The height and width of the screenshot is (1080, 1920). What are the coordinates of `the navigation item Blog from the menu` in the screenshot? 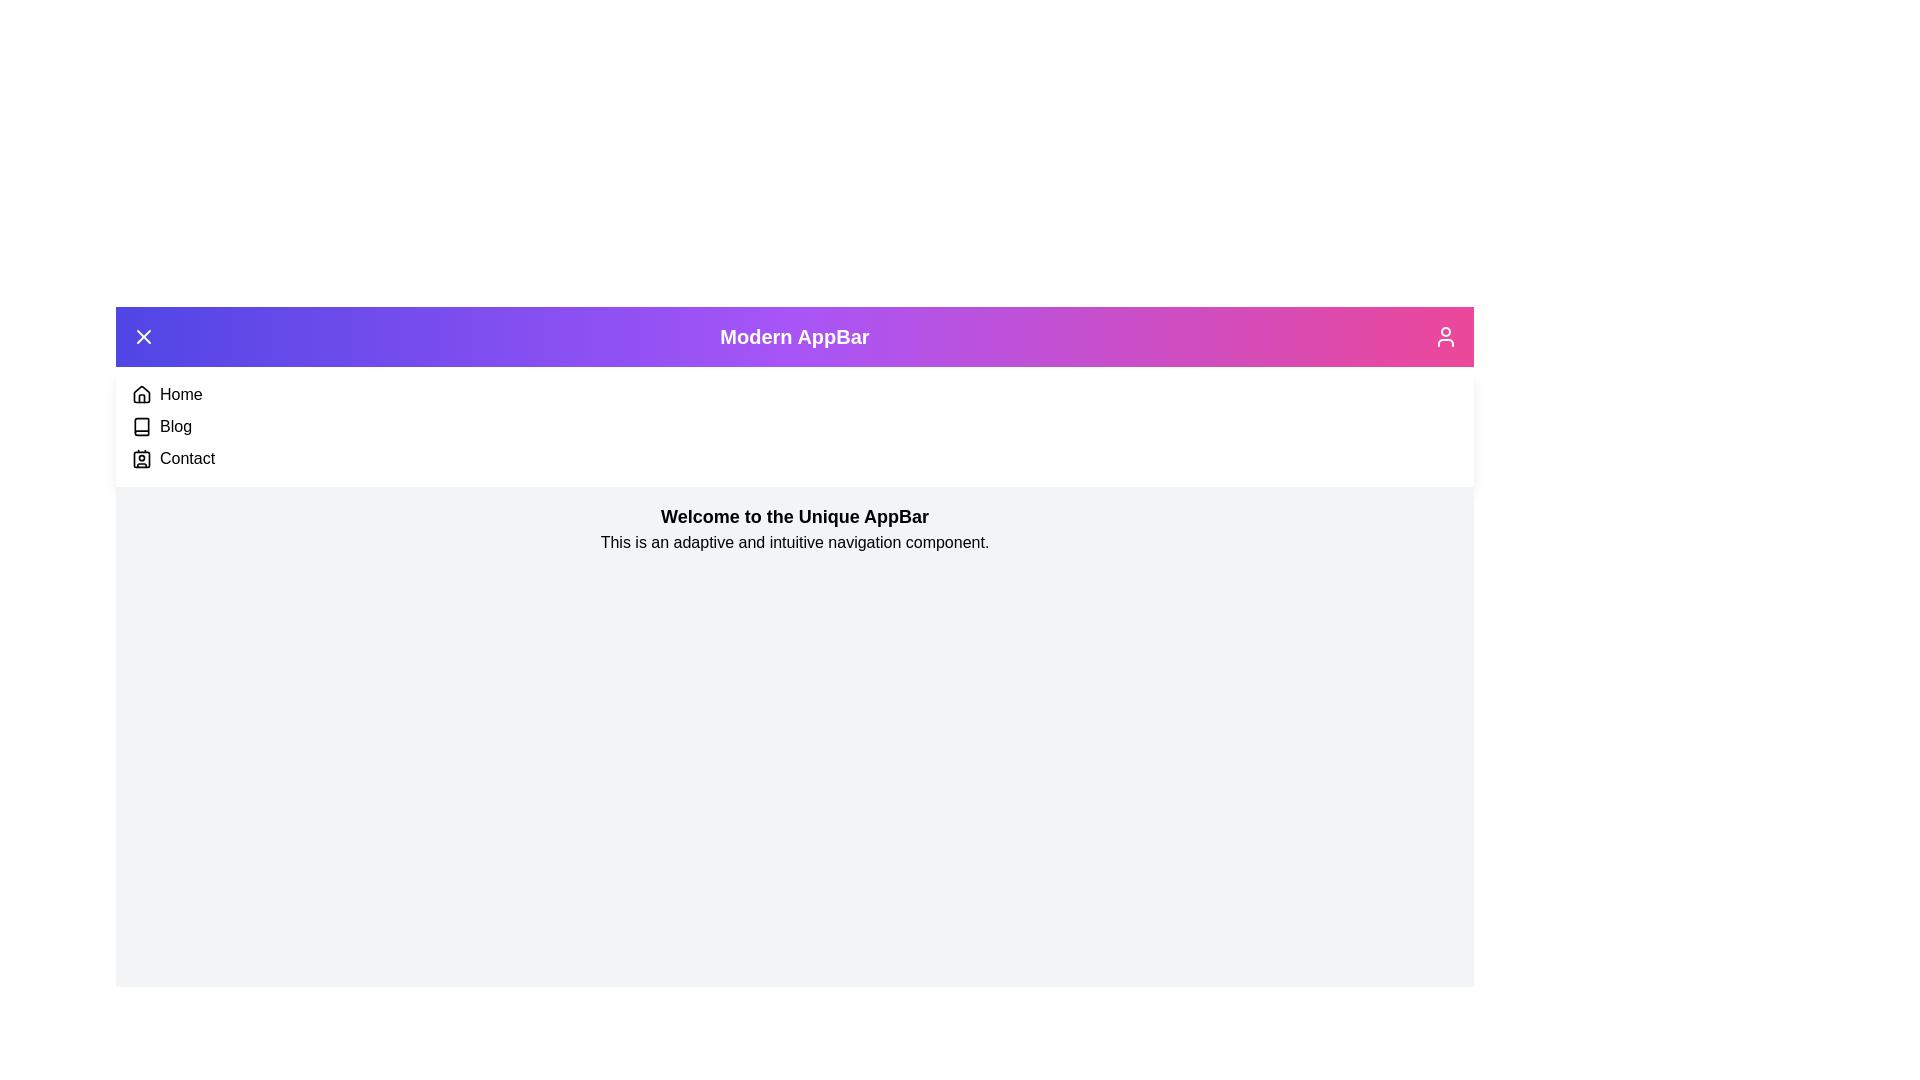 It's located at (141, 426).